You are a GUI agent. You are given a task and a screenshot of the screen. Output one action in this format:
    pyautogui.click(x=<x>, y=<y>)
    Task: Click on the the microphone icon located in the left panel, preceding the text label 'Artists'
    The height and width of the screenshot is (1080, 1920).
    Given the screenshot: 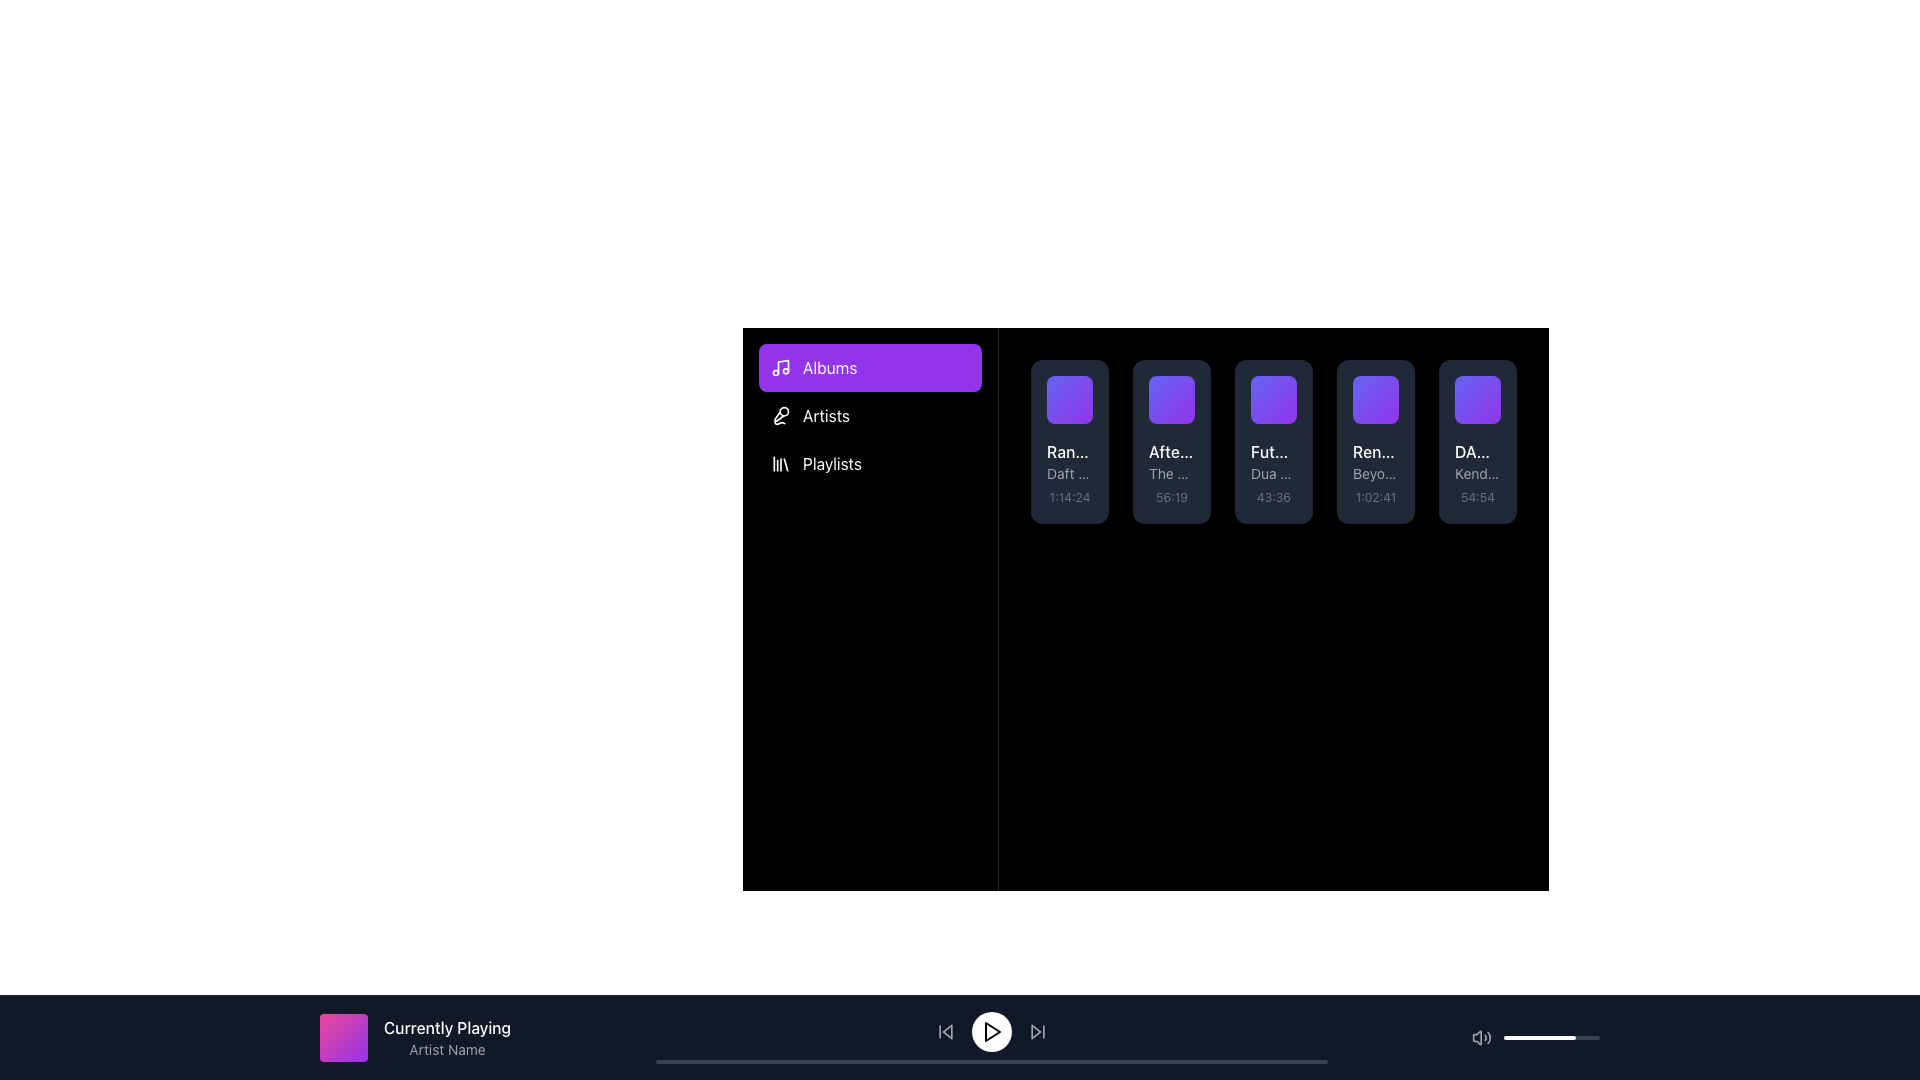 What is the action you would take?
    pyautogui.click(x=780, y=415)
    